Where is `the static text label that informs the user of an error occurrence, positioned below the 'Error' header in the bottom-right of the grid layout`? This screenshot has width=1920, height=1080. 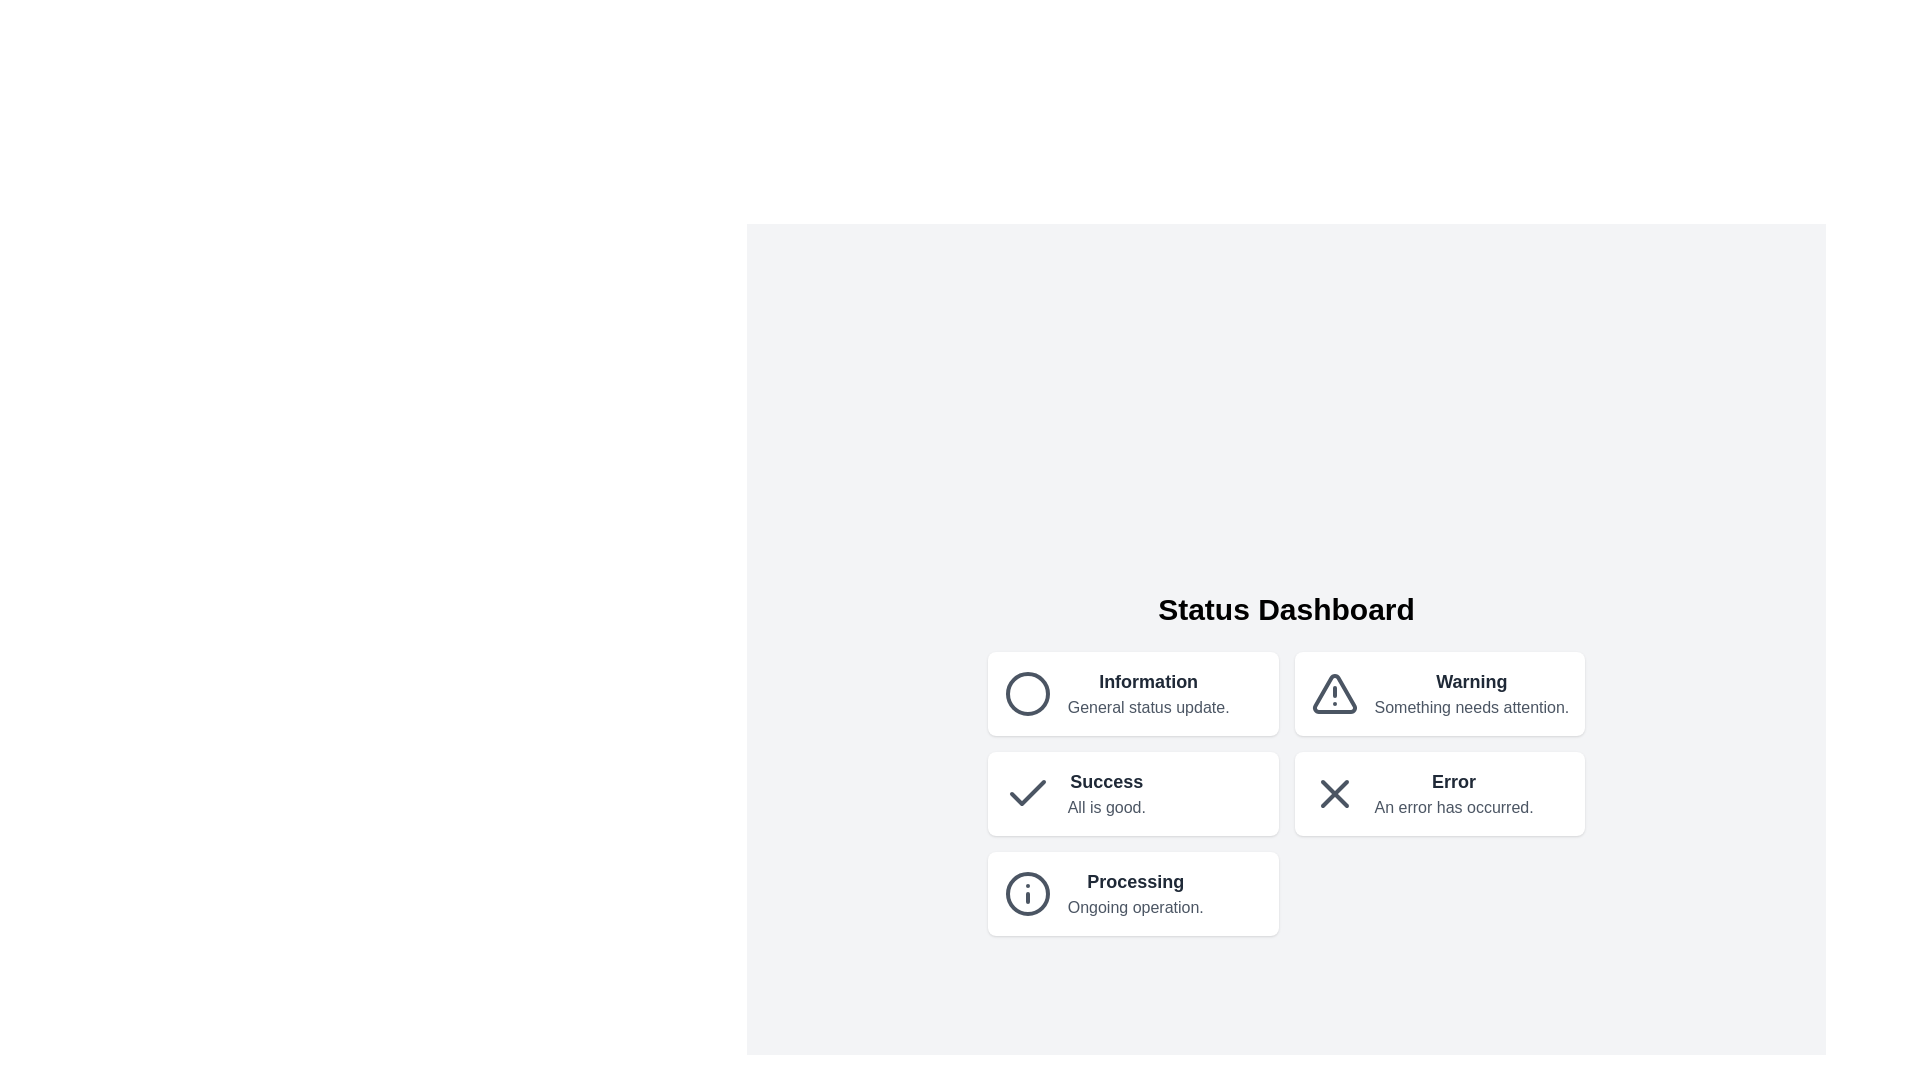
the static text label that informs the user of an error occurrence, positioned below the 'Error' header in the bottom-right of the grid layout is located at coordinates (1454, 806).